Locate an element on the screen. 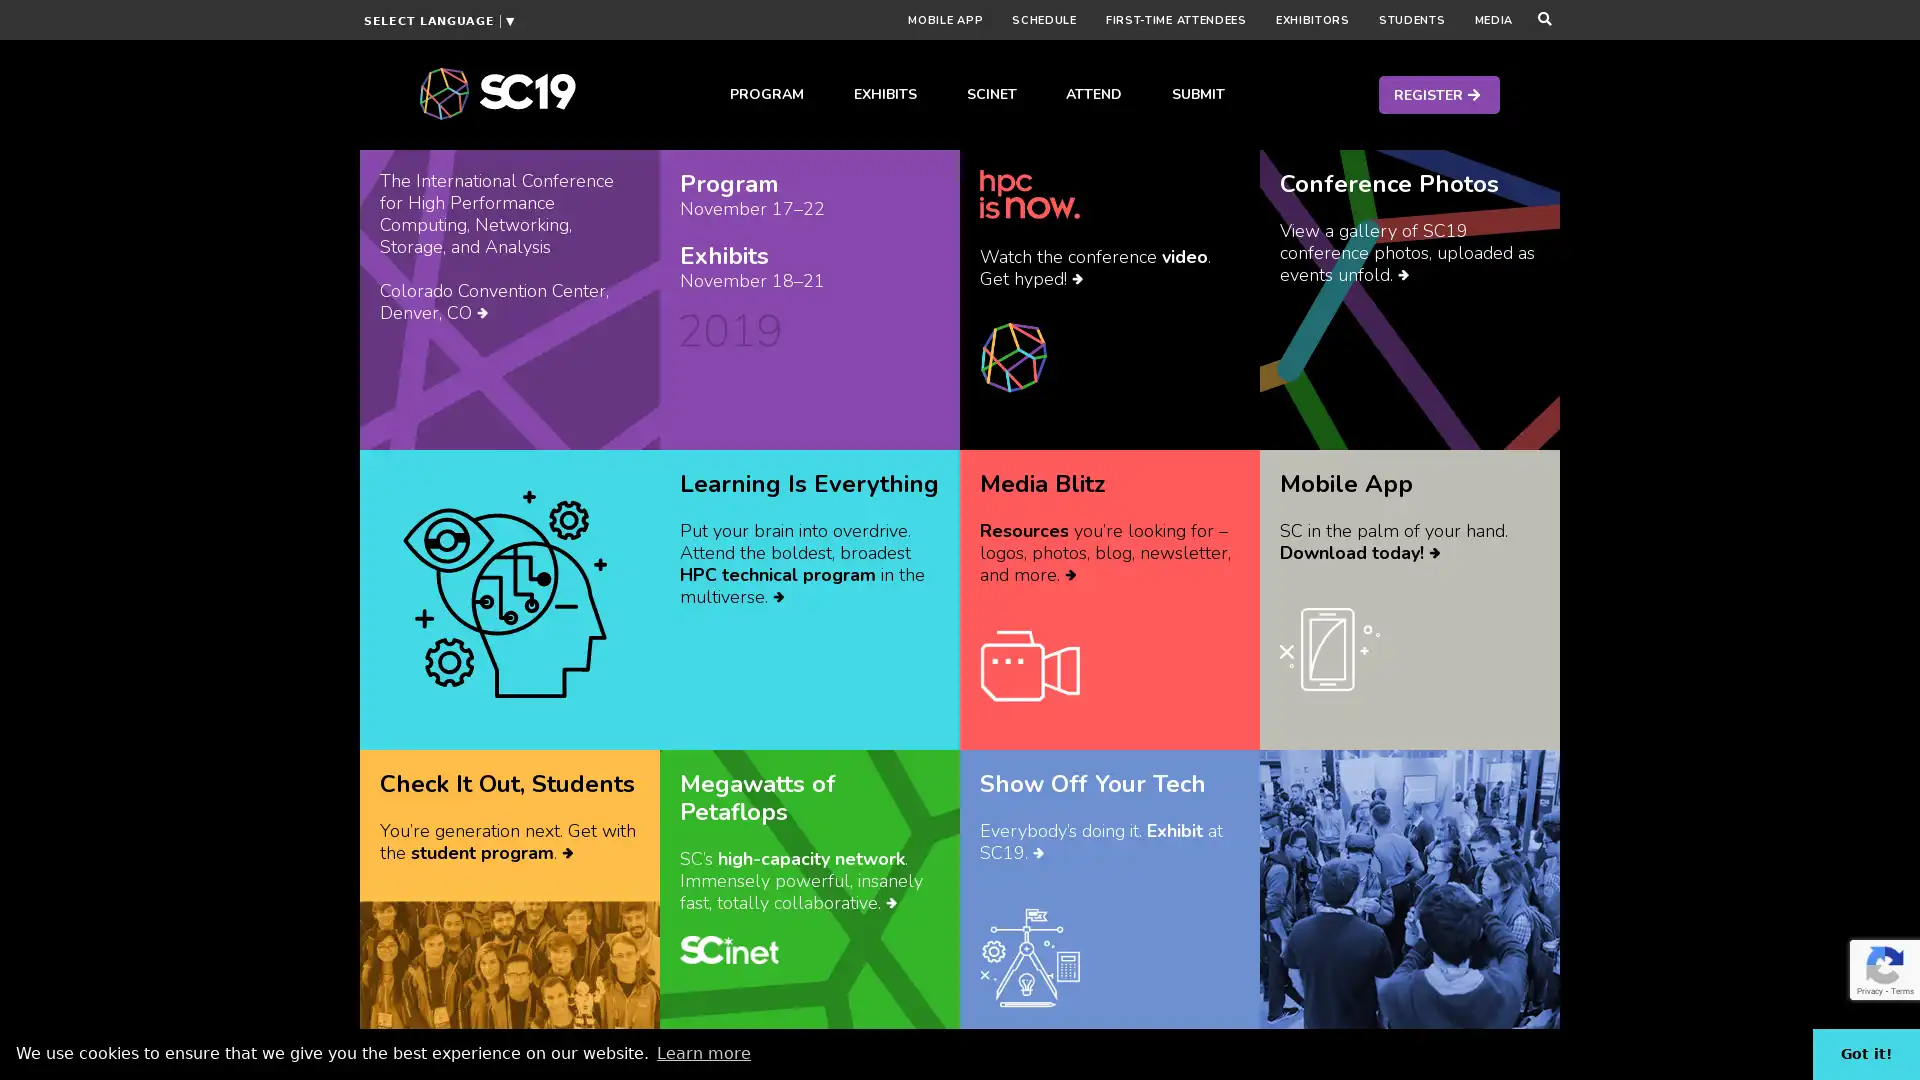 The height and width of the screenshot is (1080, 1920). learn more about cookies is located at coordinates (704, 1052).